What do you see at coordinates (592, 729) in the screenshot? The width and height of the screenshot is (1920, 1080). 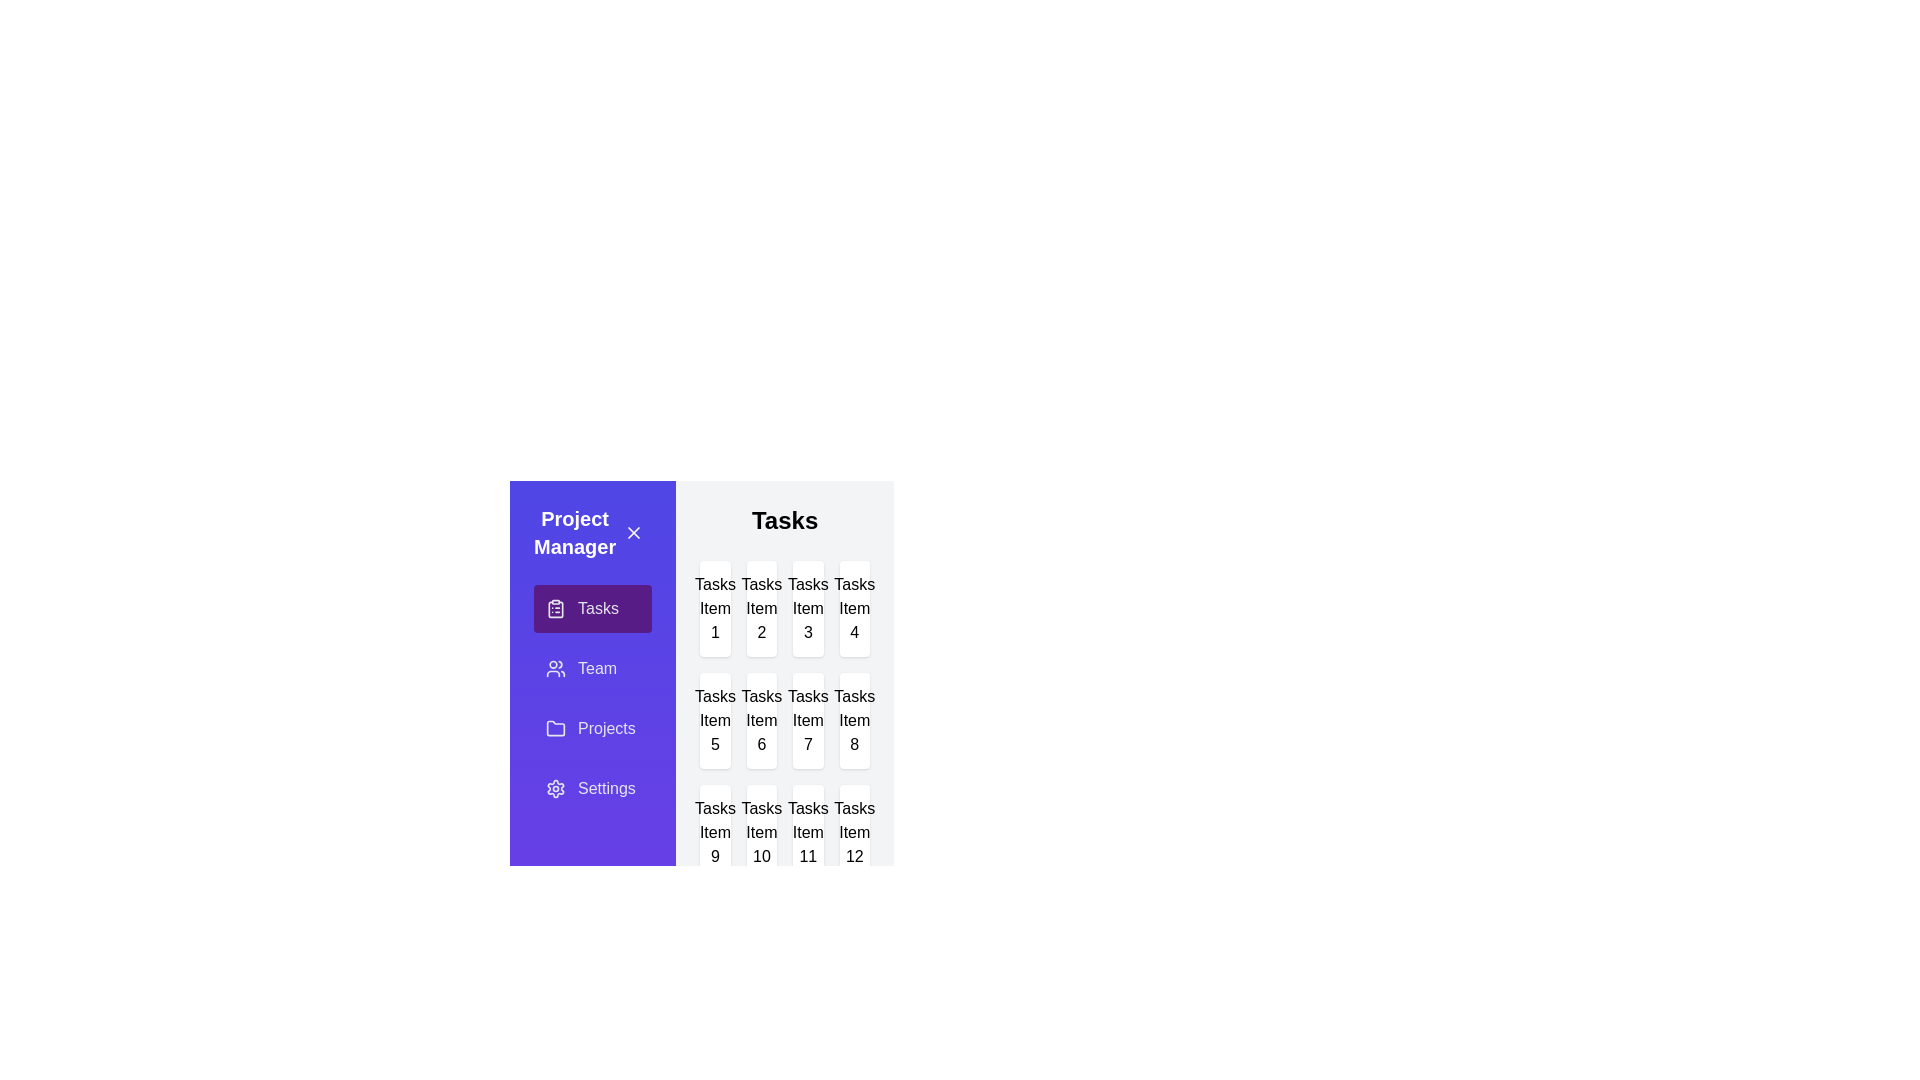 I see `the Projects tab by clicking on it` at bounding box center [592, 729].